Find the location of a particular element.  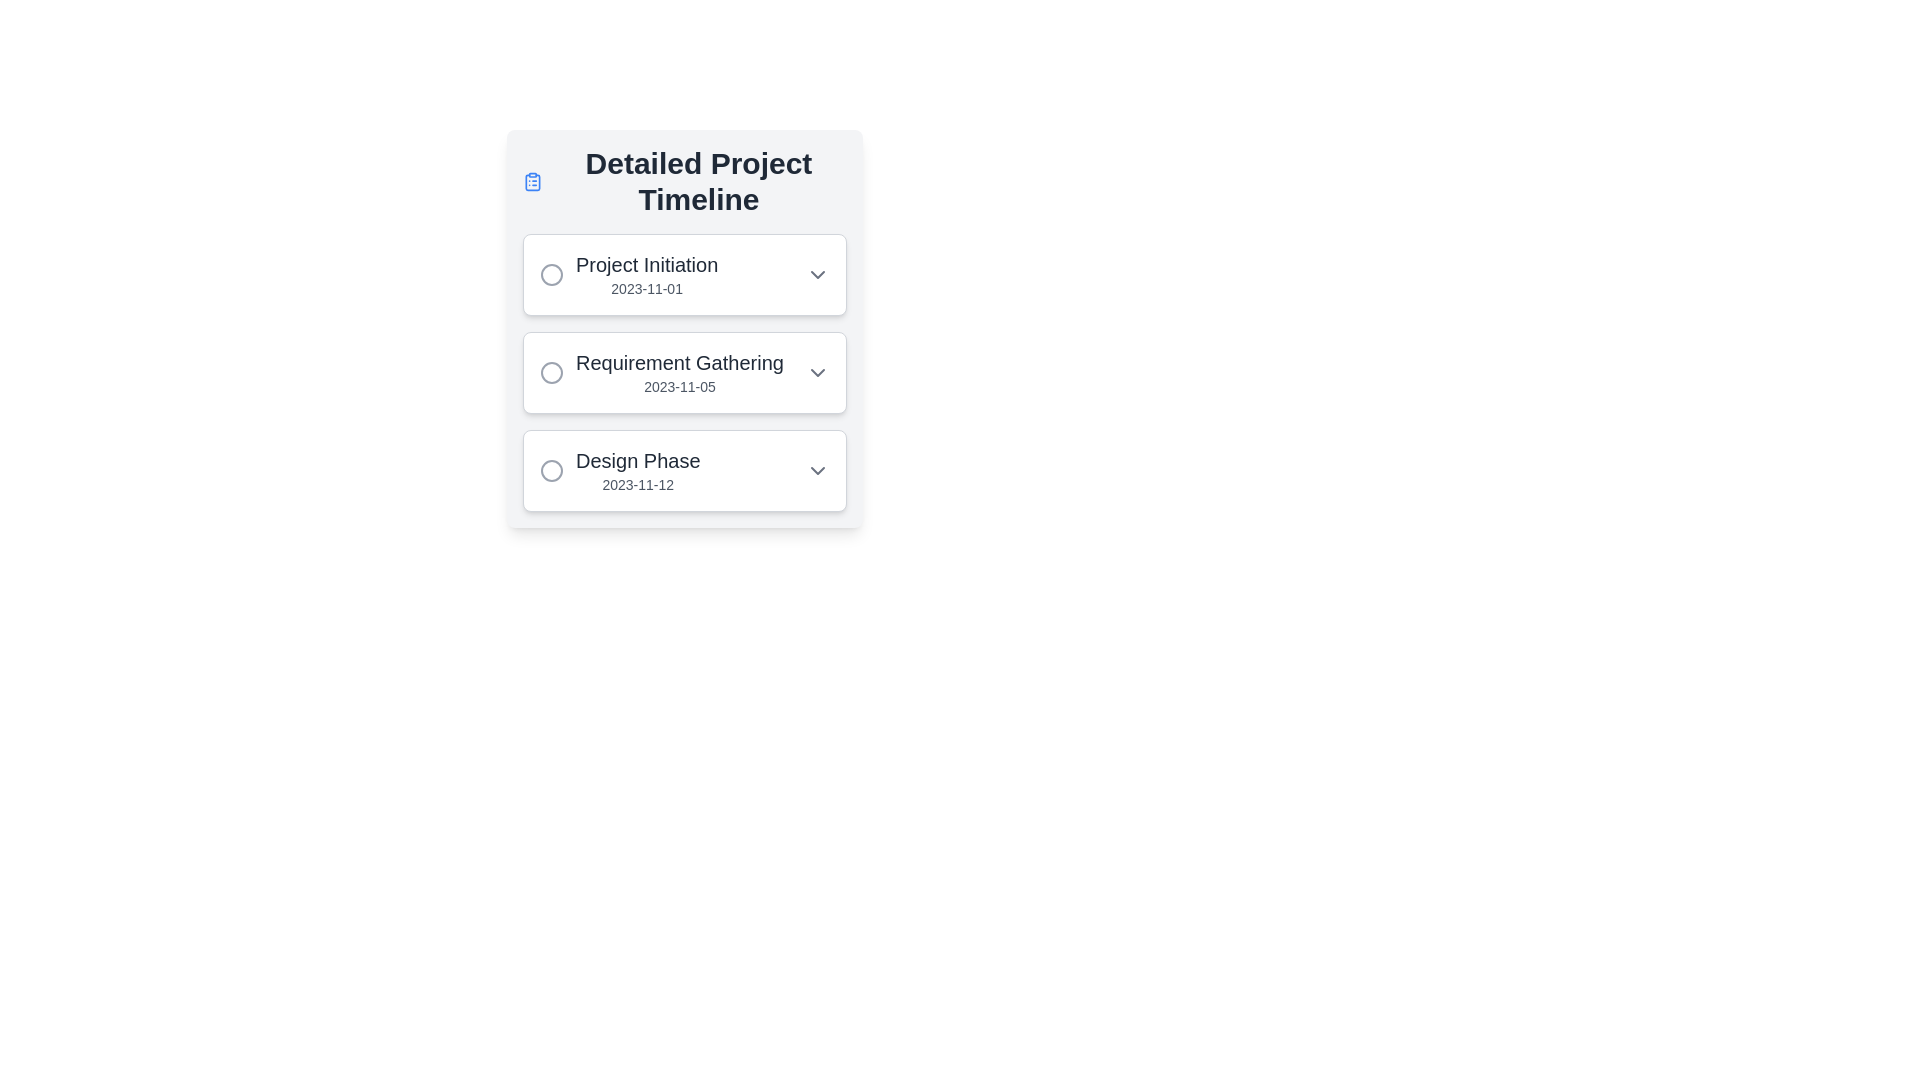

displayed date '2023-11-01' from the text label located directly under the 'Project Initiation' label in the 'Detailed Project Timeline' interface is located at coordinates (647, 289).